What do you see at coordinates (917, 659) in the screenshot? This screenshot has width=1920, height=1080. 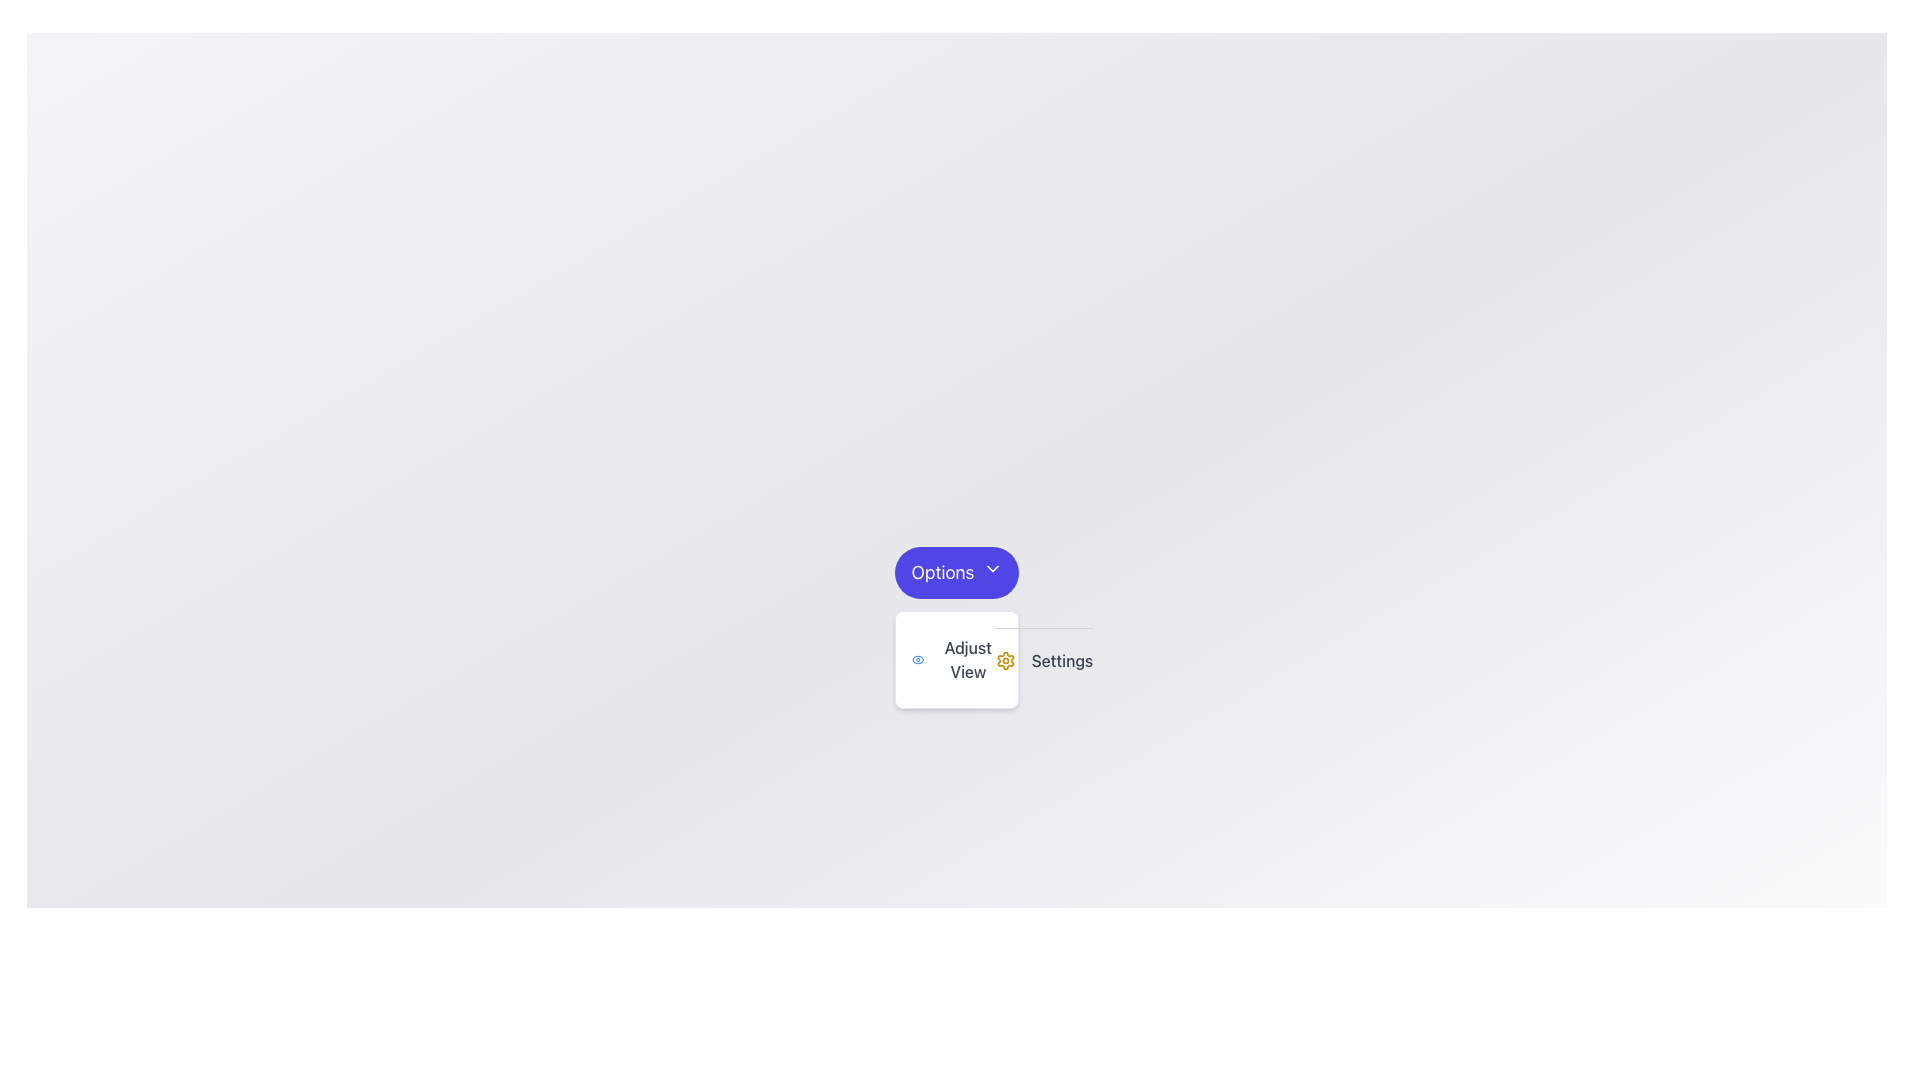 I see `the blue rounded eye icon located to the left of the 'Adjust View' text` at bounding box center [917, 659].